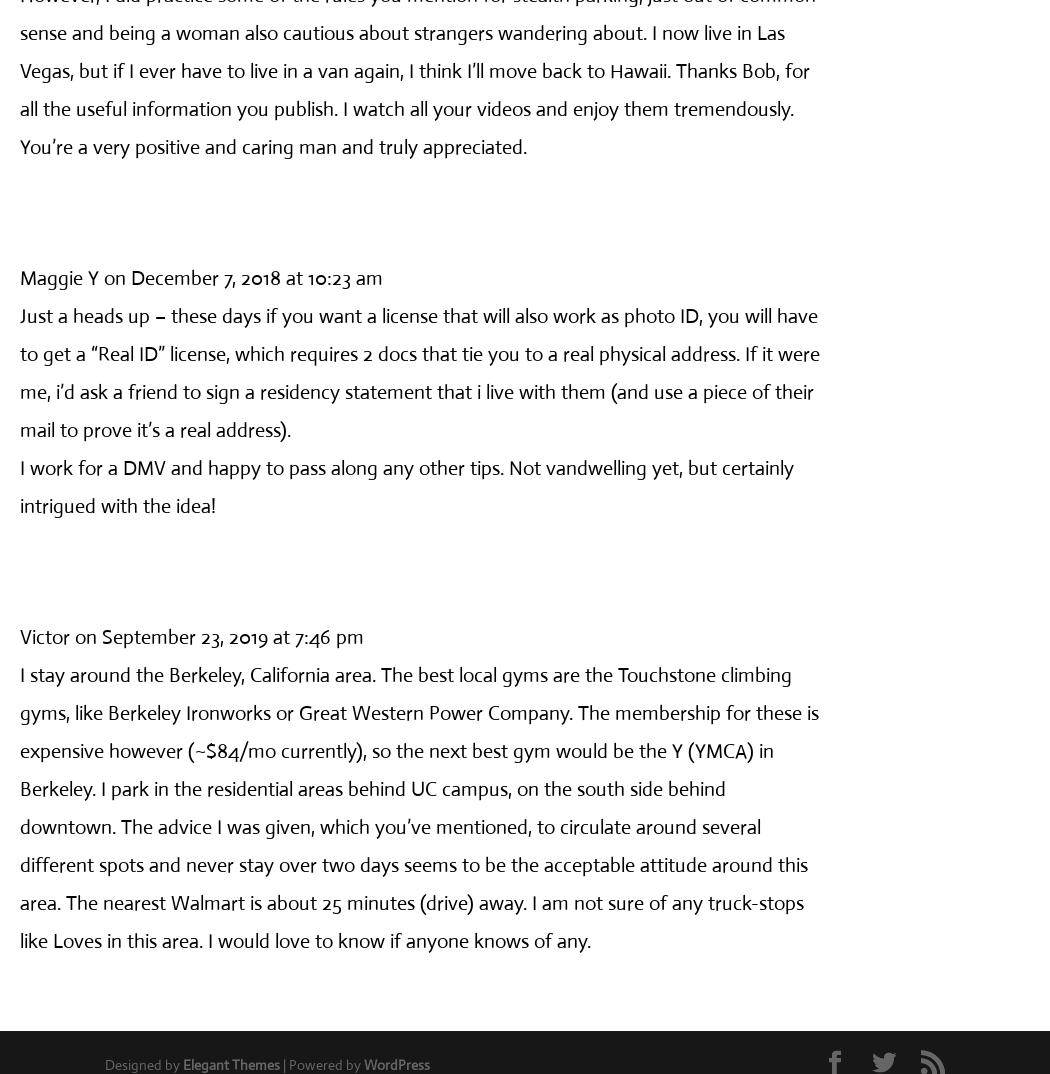 The width and height of the screenshot is (1050, 1074). I want to click on 'Just a heads up – these days if you want a license that will also work as photo ID, you will have to get a “Real ID” license, which requires 2 docs that tie you to a real physical address. If it were me, i’d ask a friend to sign a residency statement that i live with them (and use a piece of their mail to prove it’s a real address).', so click(19, 371).